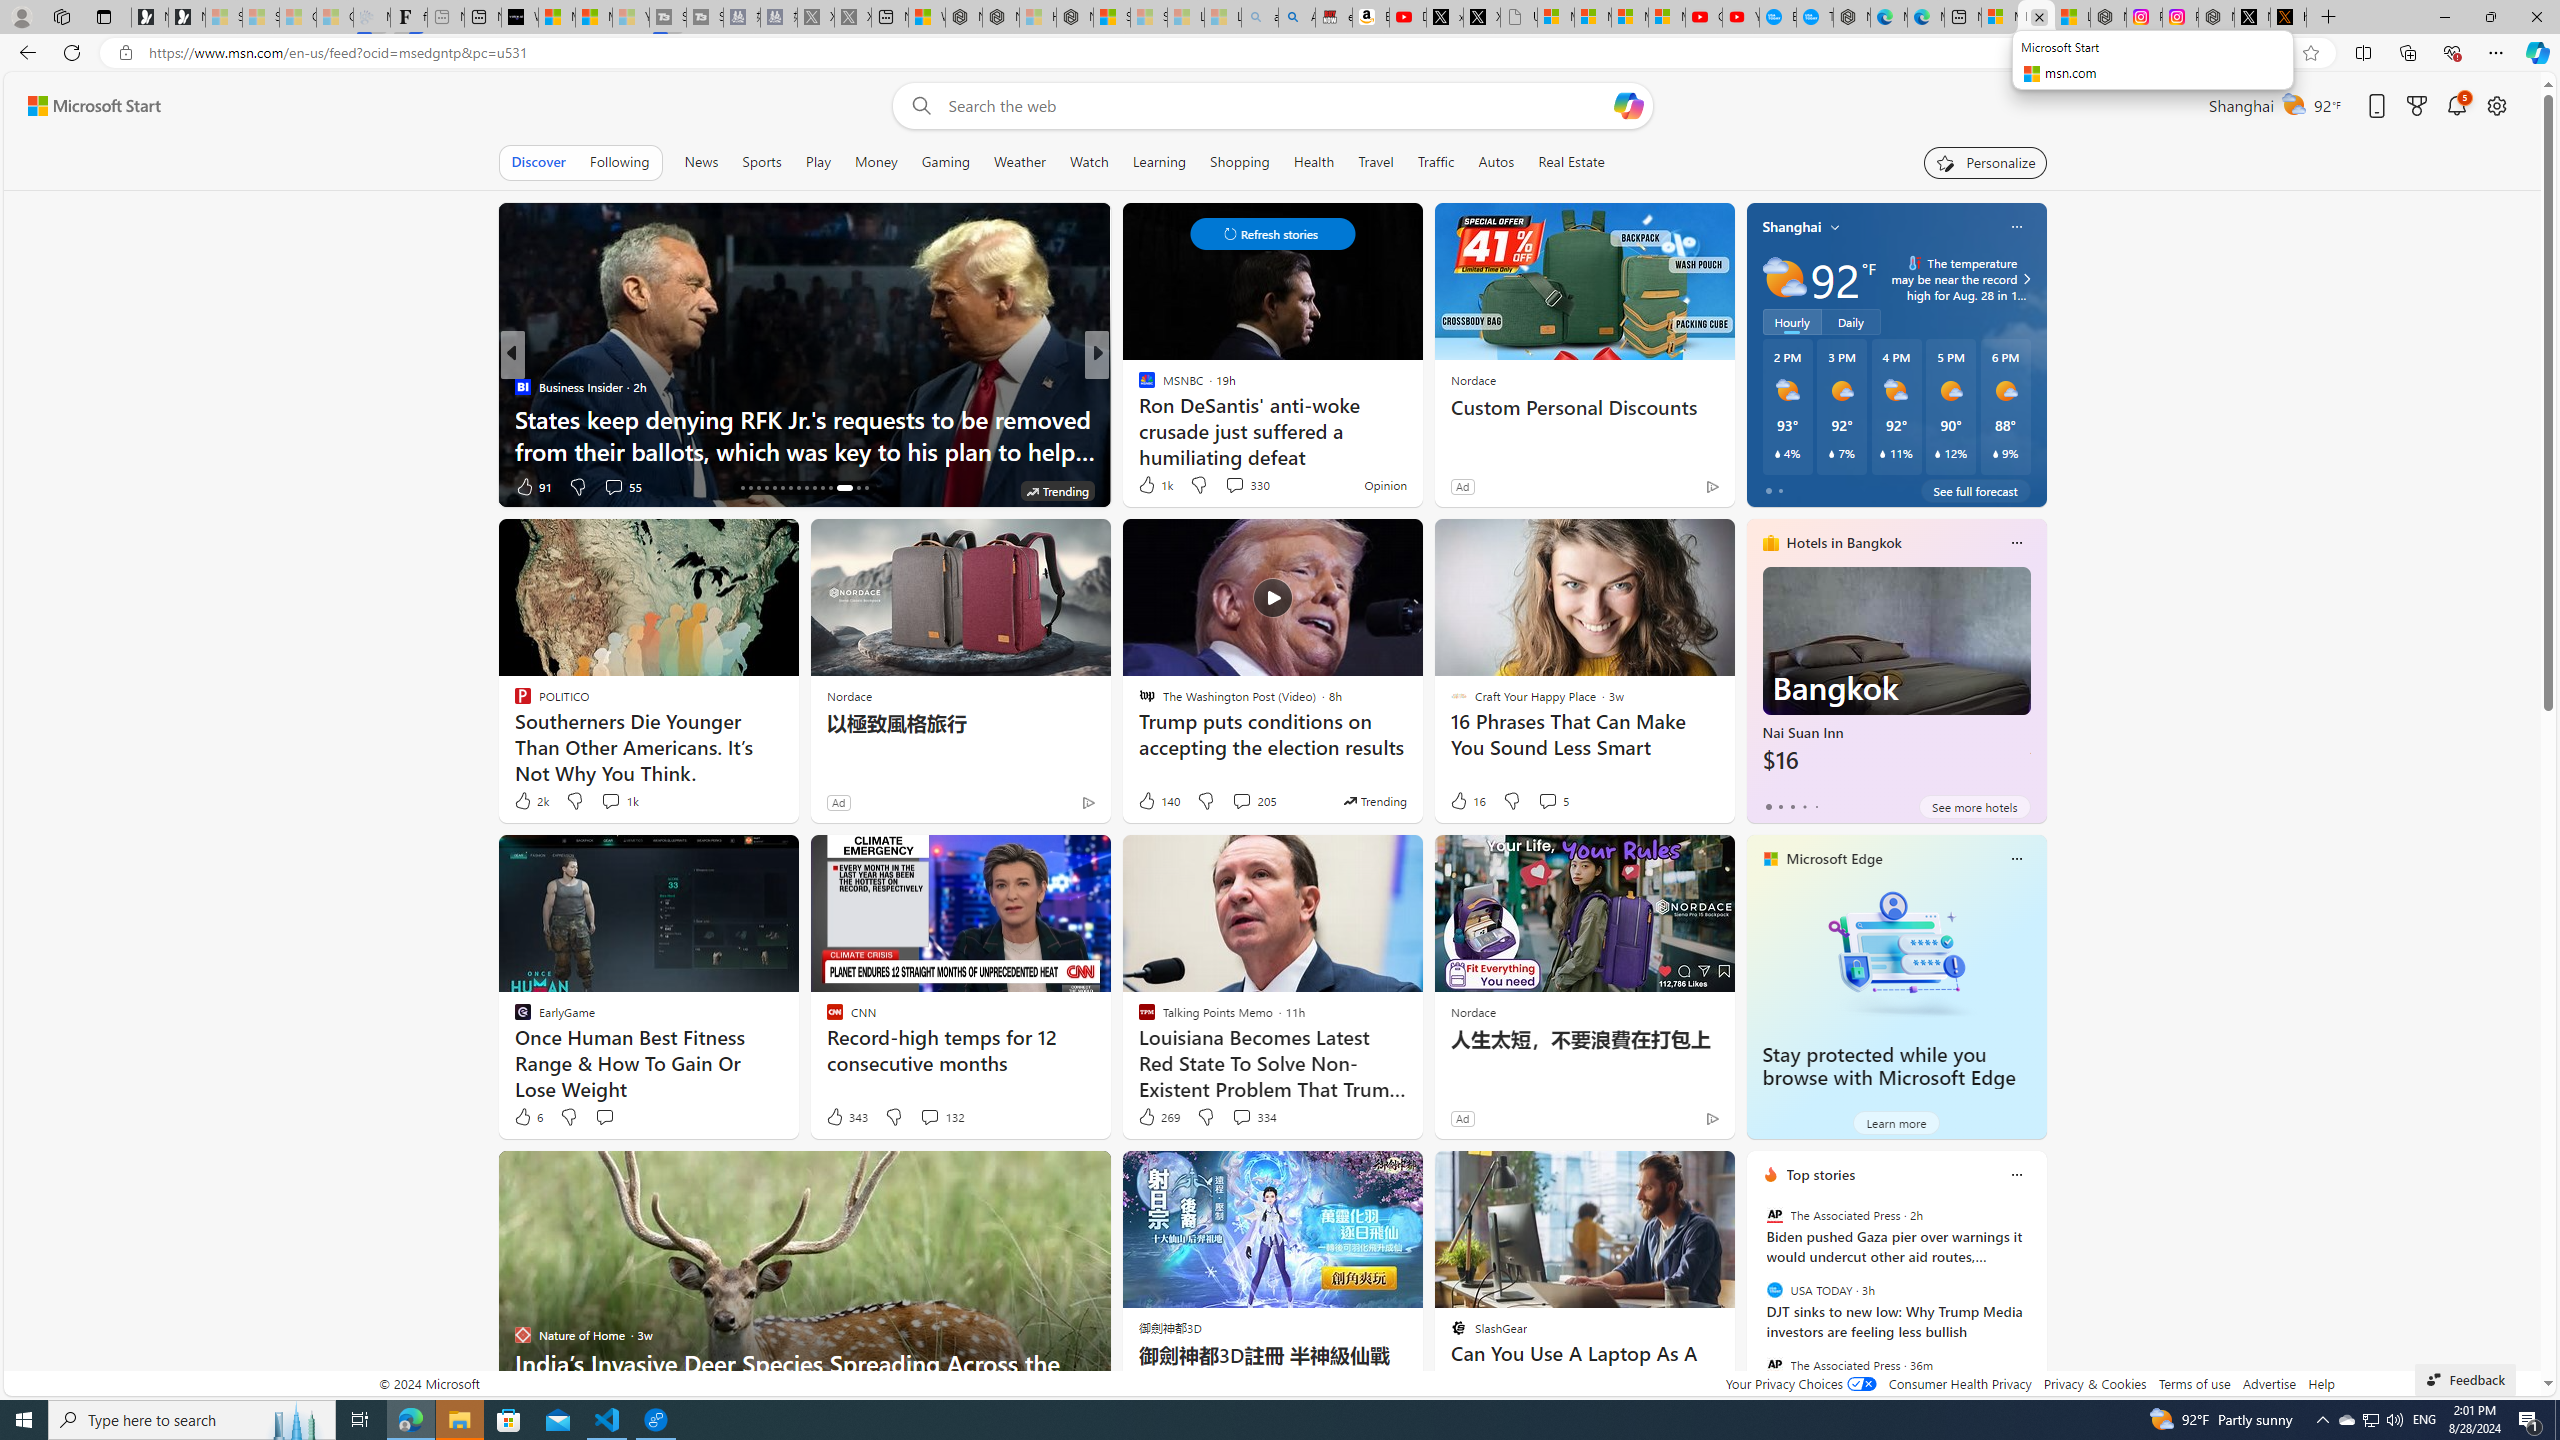 The height and width of the screenshot is (1440, 2560). I want to click on 'Custom Personal Discounts', so click(1582, 407).